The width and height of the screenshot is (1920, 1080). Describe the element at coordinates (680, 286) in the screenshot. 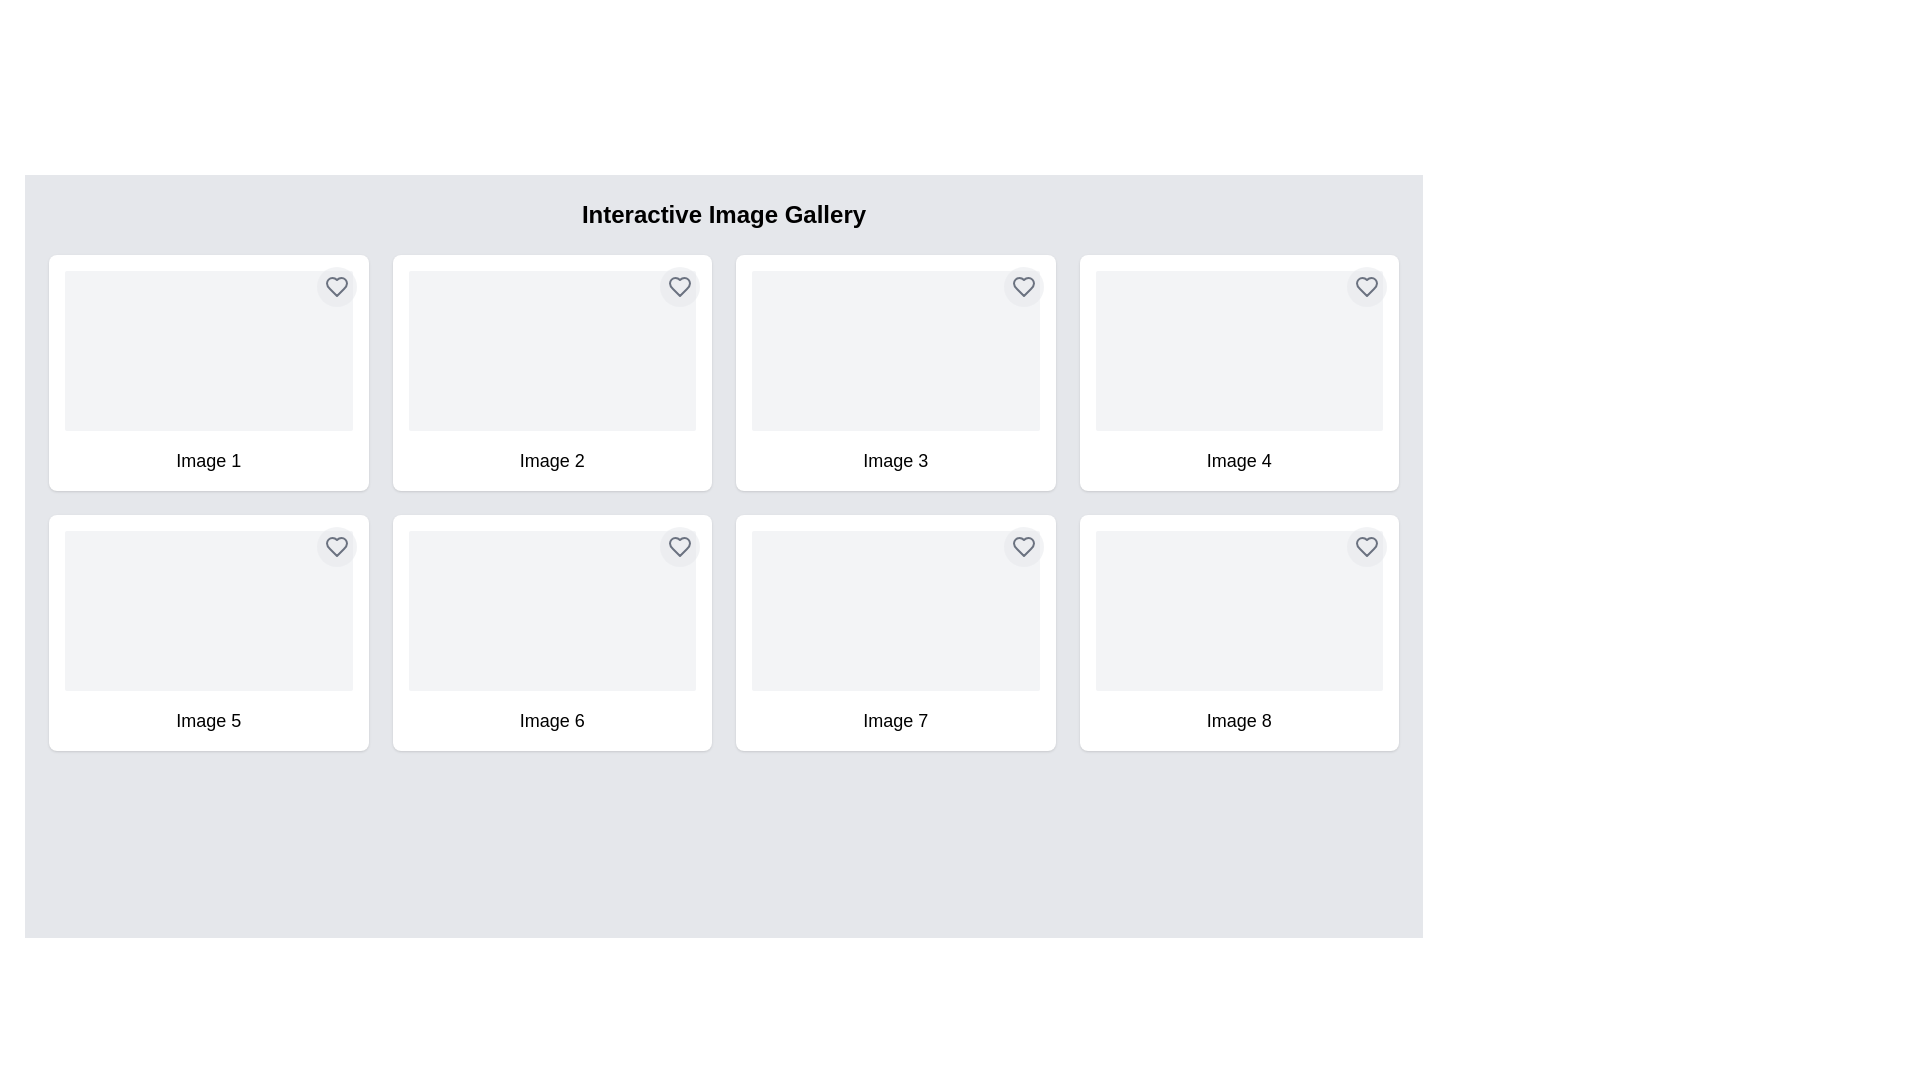

I see `the 'like' button located at the top-right corner of the card labeled 'Image 2' in the second column of the first row` at that location.